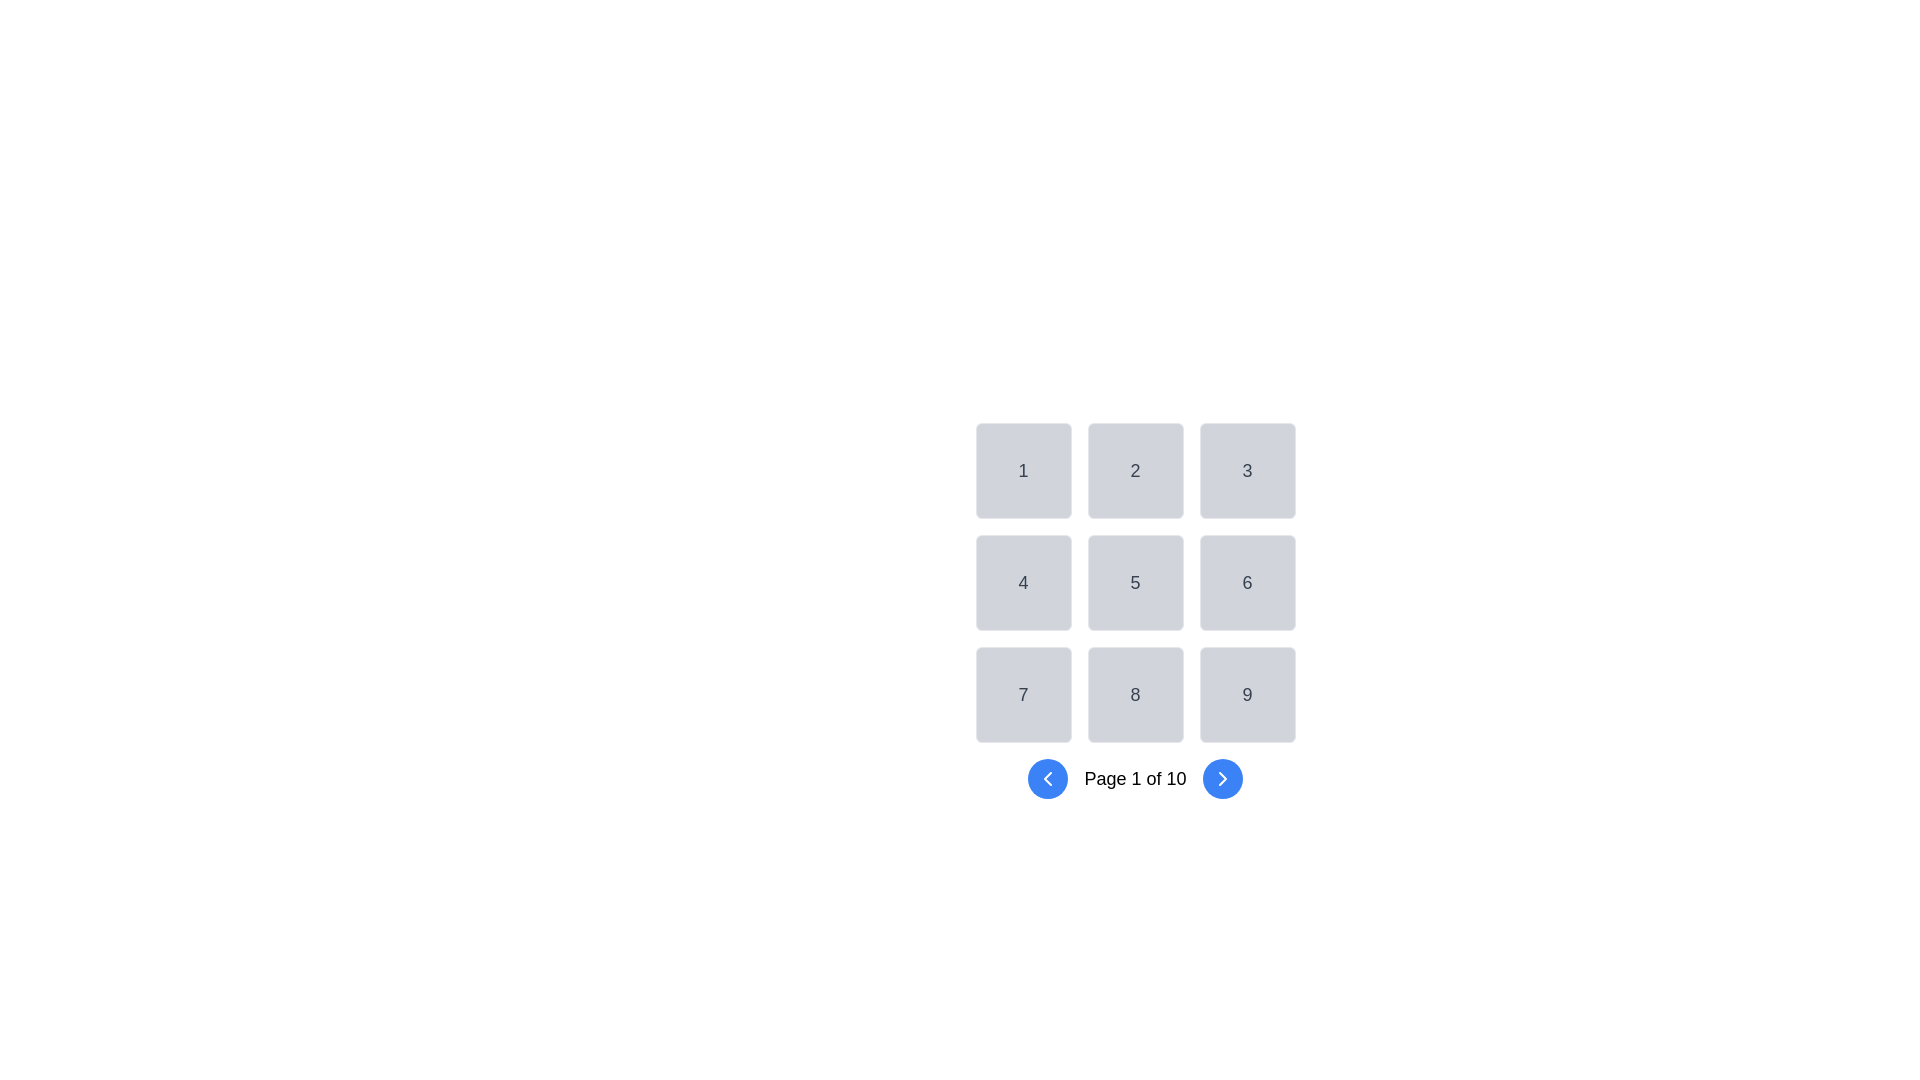 The height and width of the screenshot is (1080, 1920). I want to click on the button labeled '1' located in the top-left corner of a 3x3 grid, so click(1023, 470).